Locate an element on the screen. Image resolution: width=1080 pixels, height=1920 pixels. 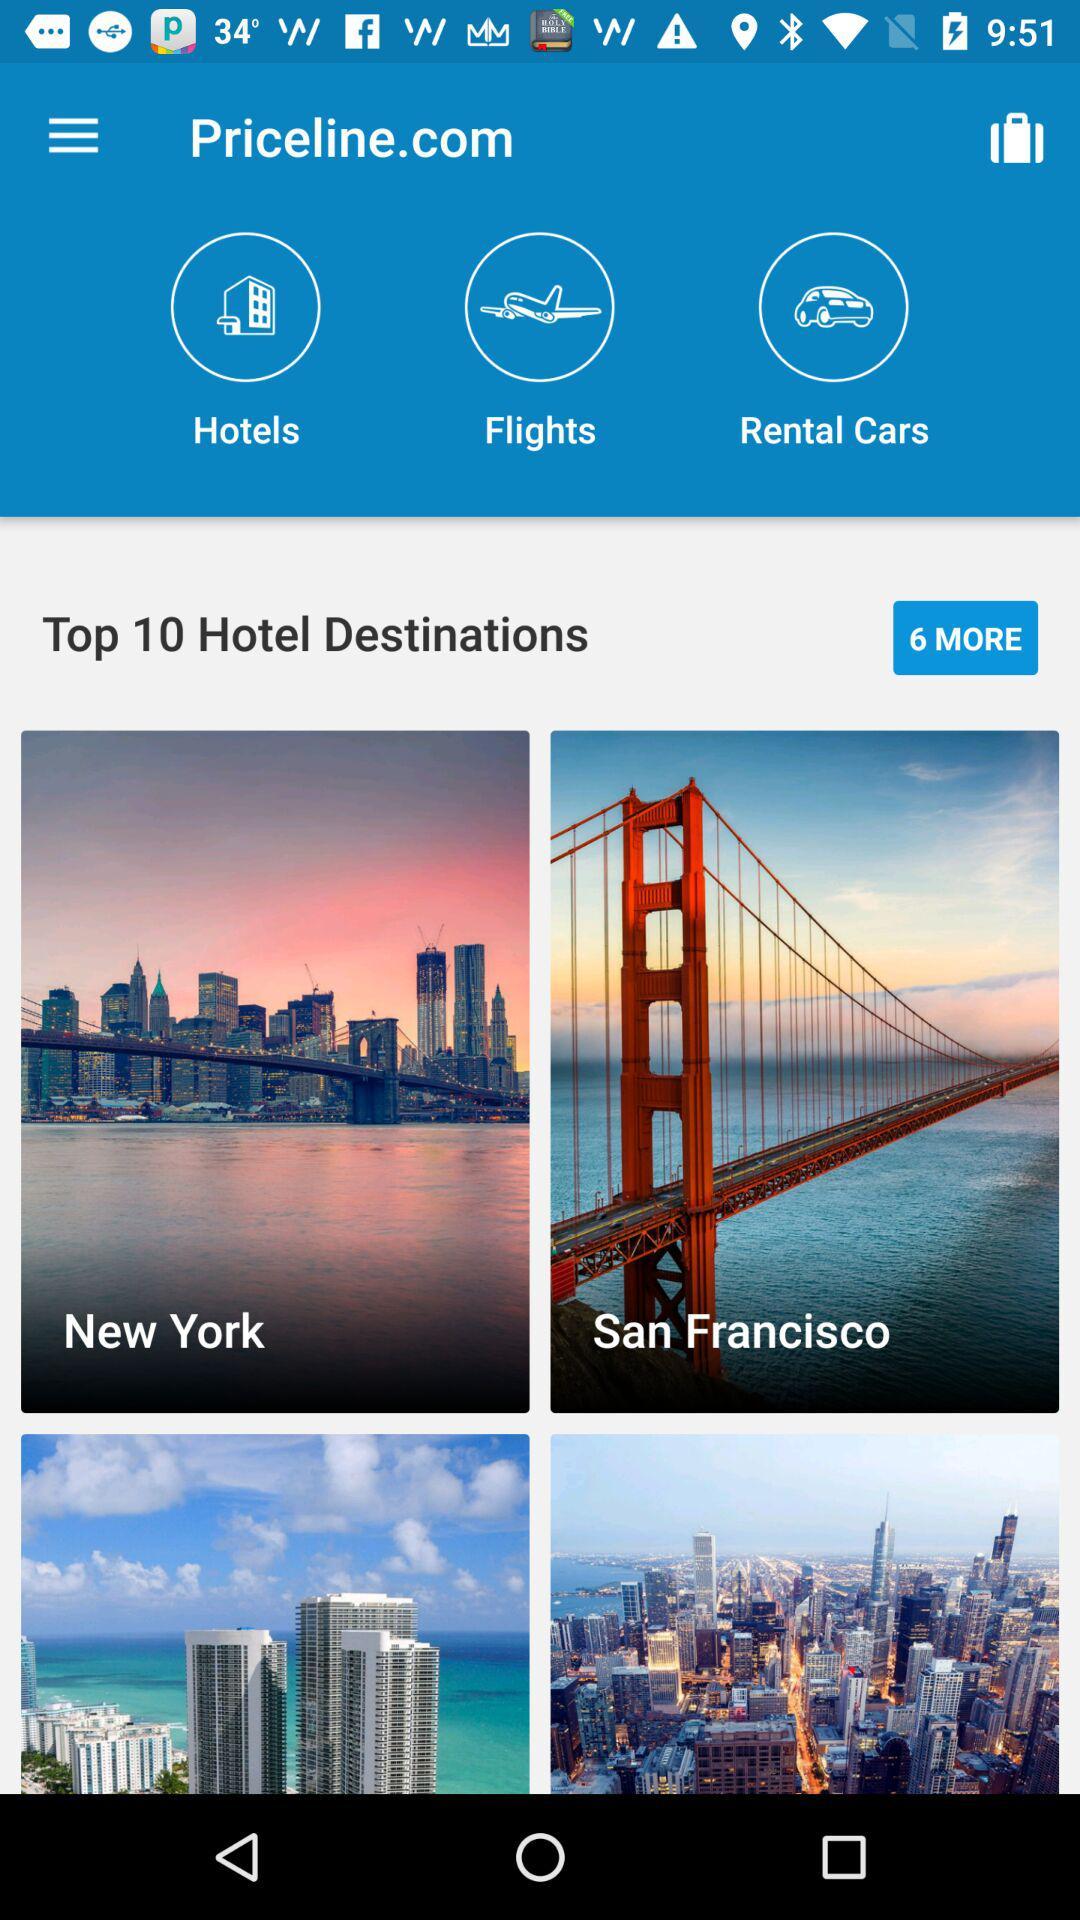
the item next to flights icon is located at coordinates (245, 342).